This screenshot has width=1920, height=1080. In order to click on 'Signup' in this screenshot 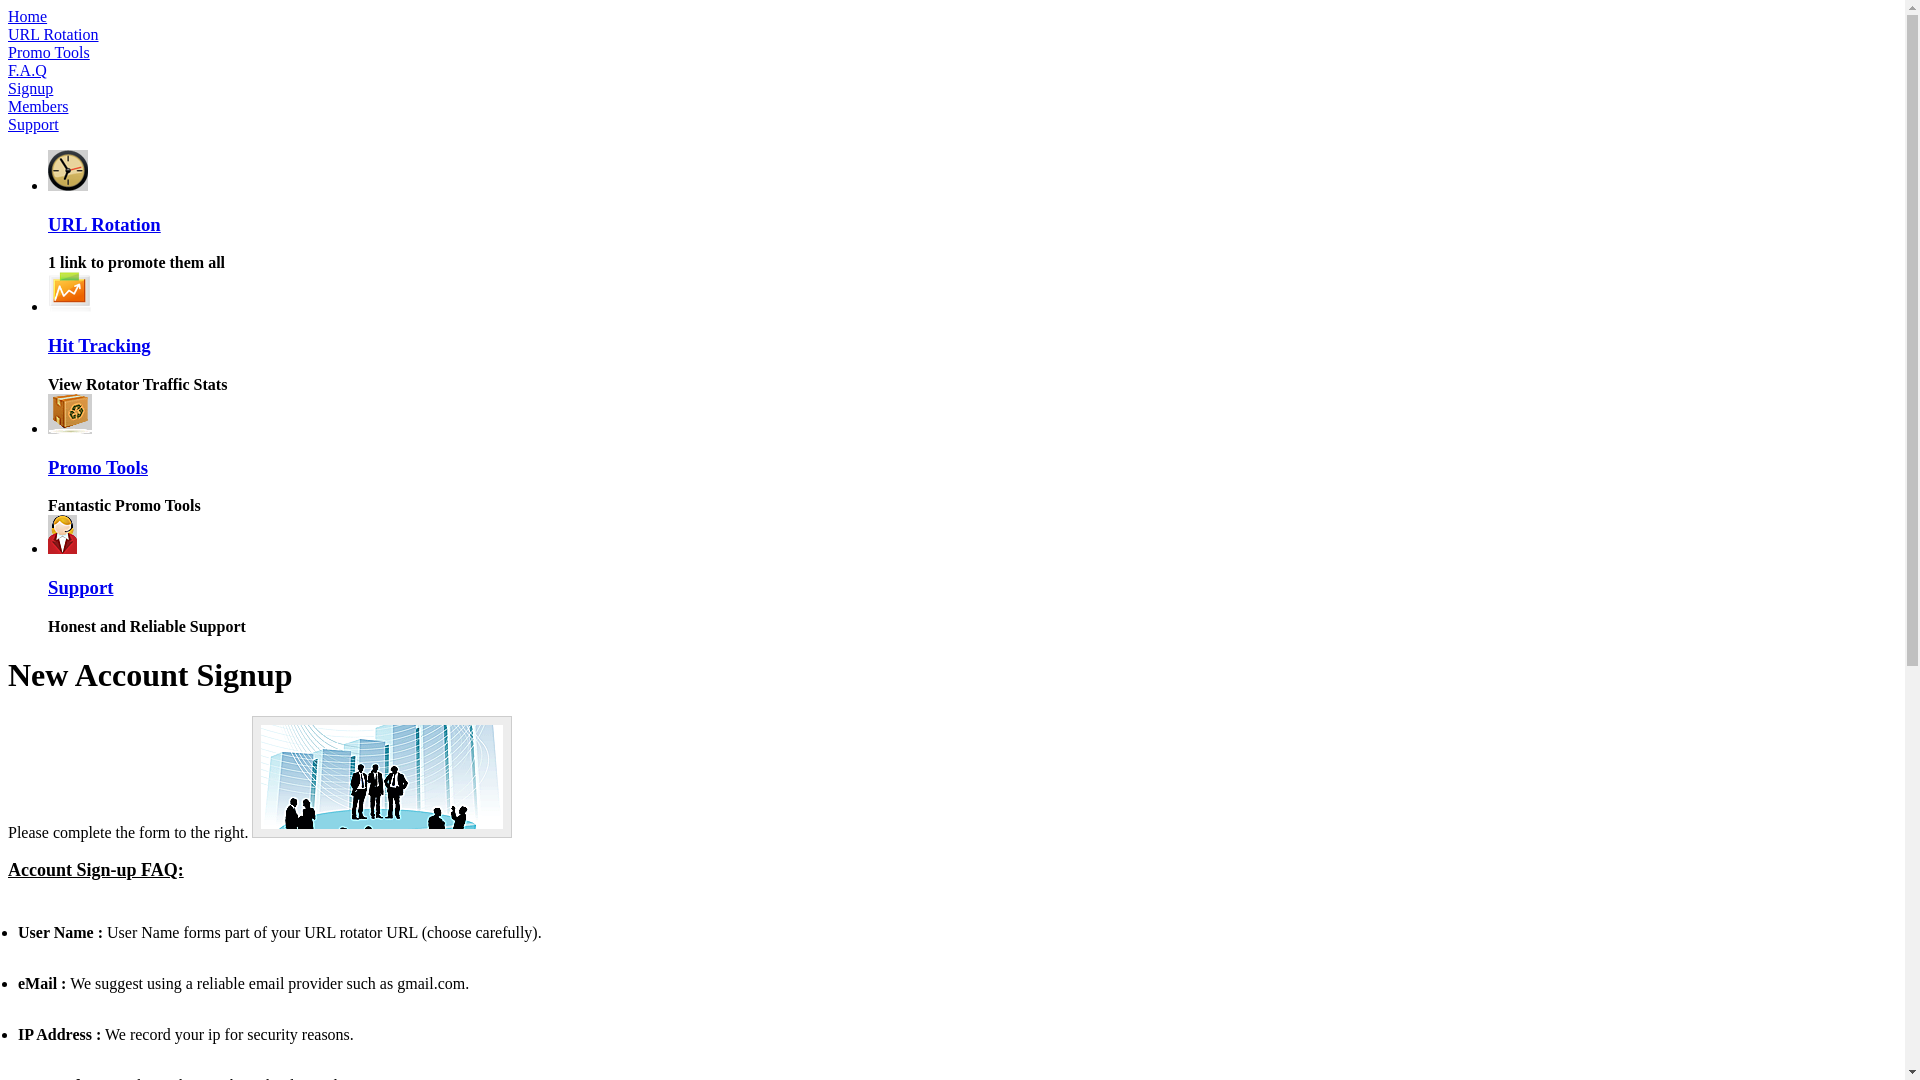, I will do `click(30, 87)`.